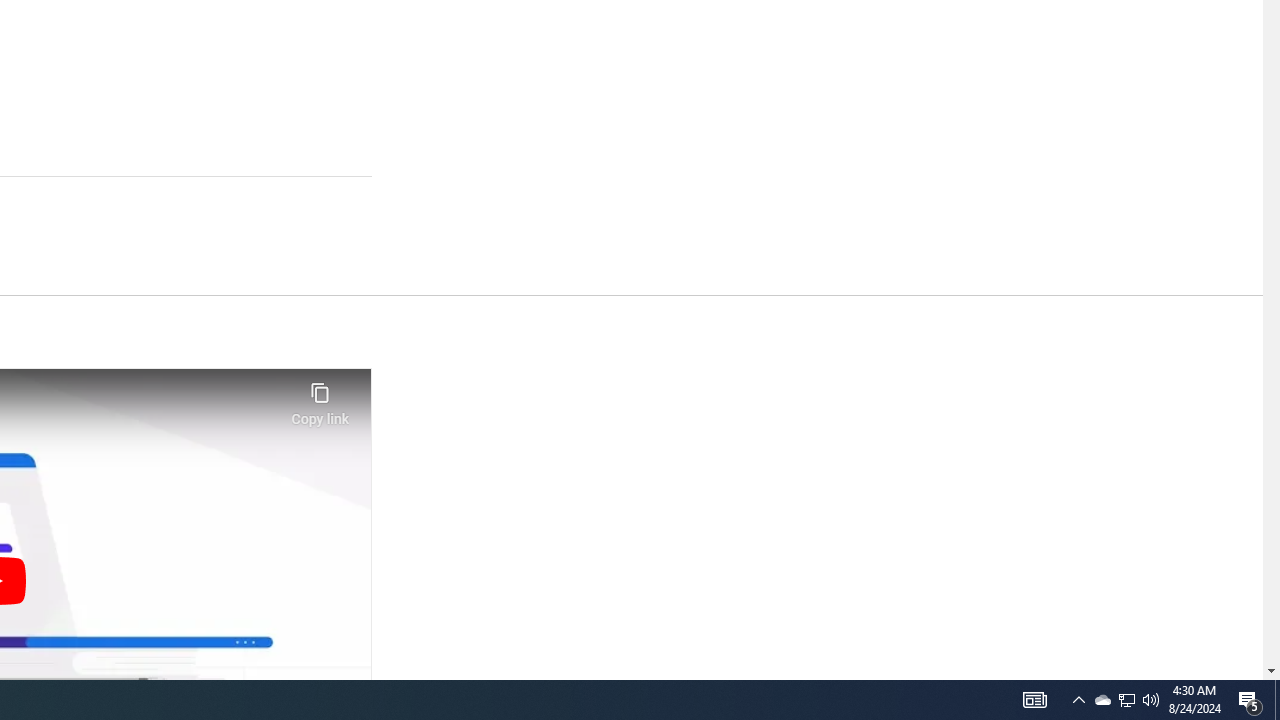 This screenshot has height=720, width=1280. What do you see at coordinates (320, 398) in the screenshot?
I see `'Copy link'` at bounding box center [320, 398].